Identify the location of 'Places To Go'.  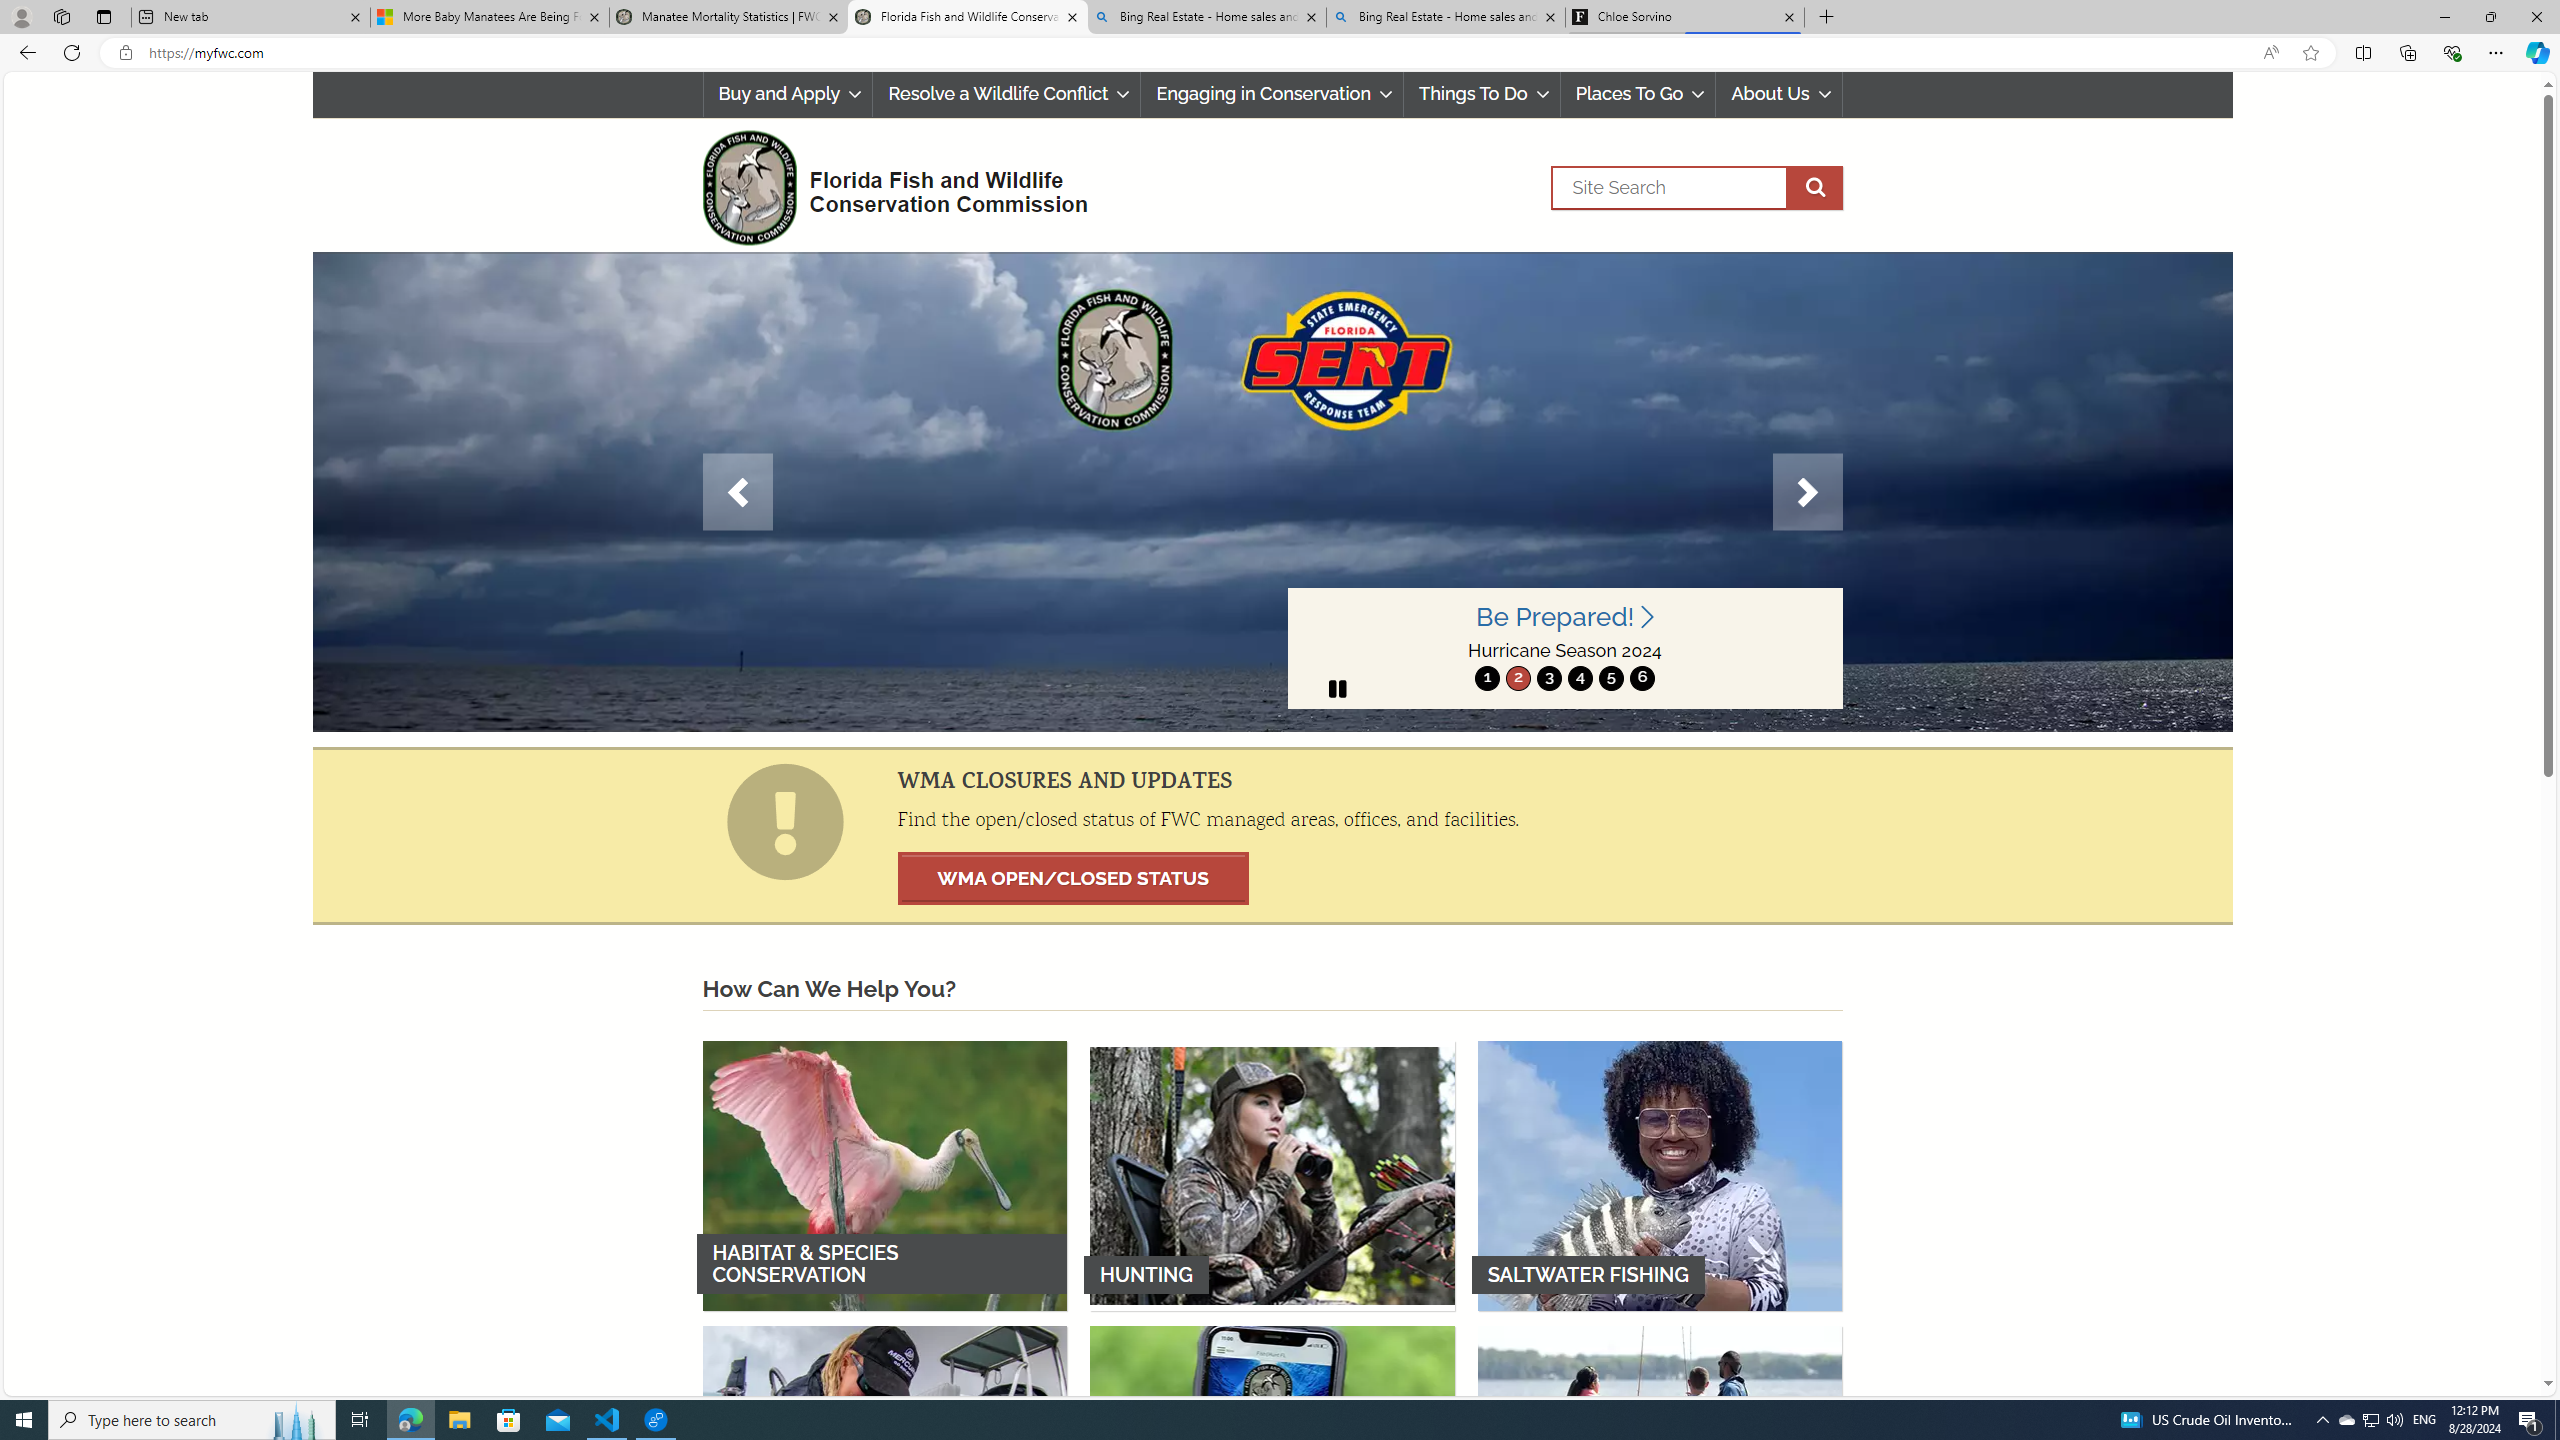
(1636, 93).